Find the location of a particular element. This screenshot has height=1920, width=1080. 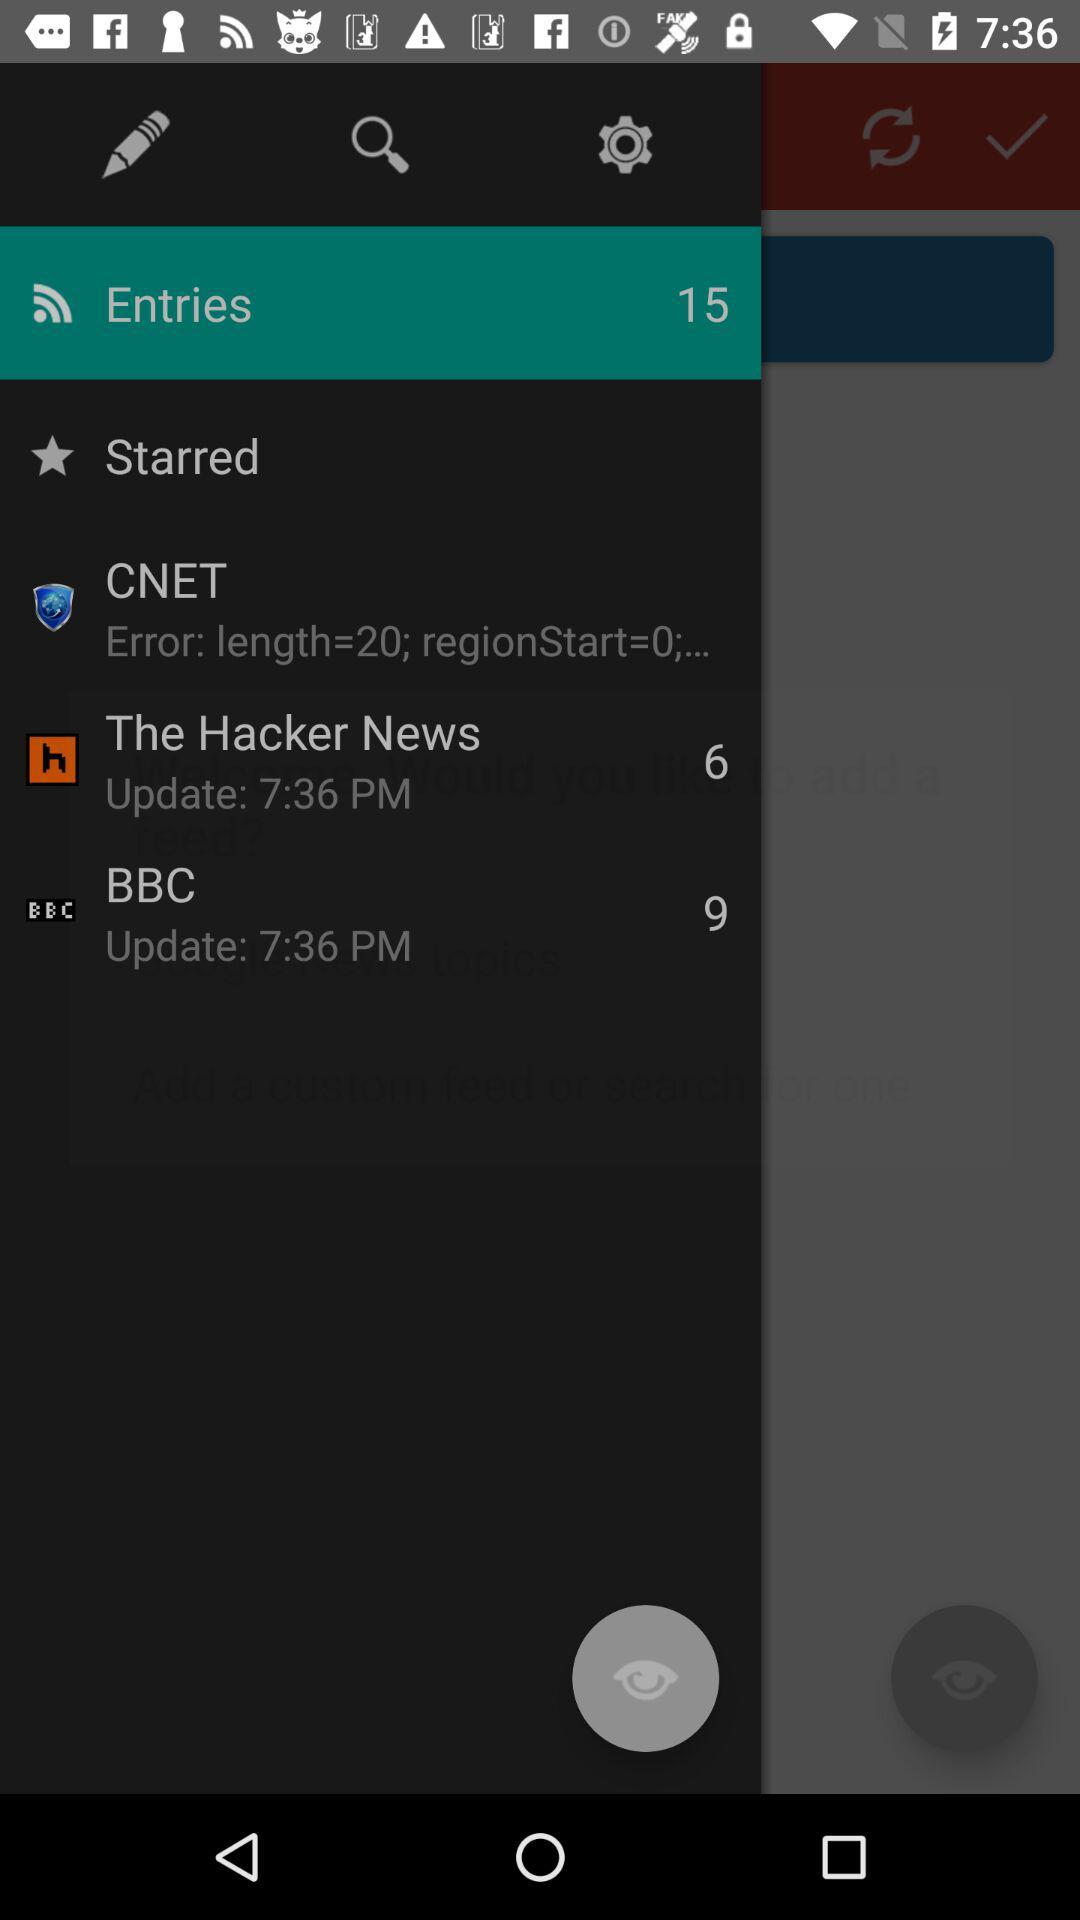

the visibility icon is located at coordinates (963, 1678).